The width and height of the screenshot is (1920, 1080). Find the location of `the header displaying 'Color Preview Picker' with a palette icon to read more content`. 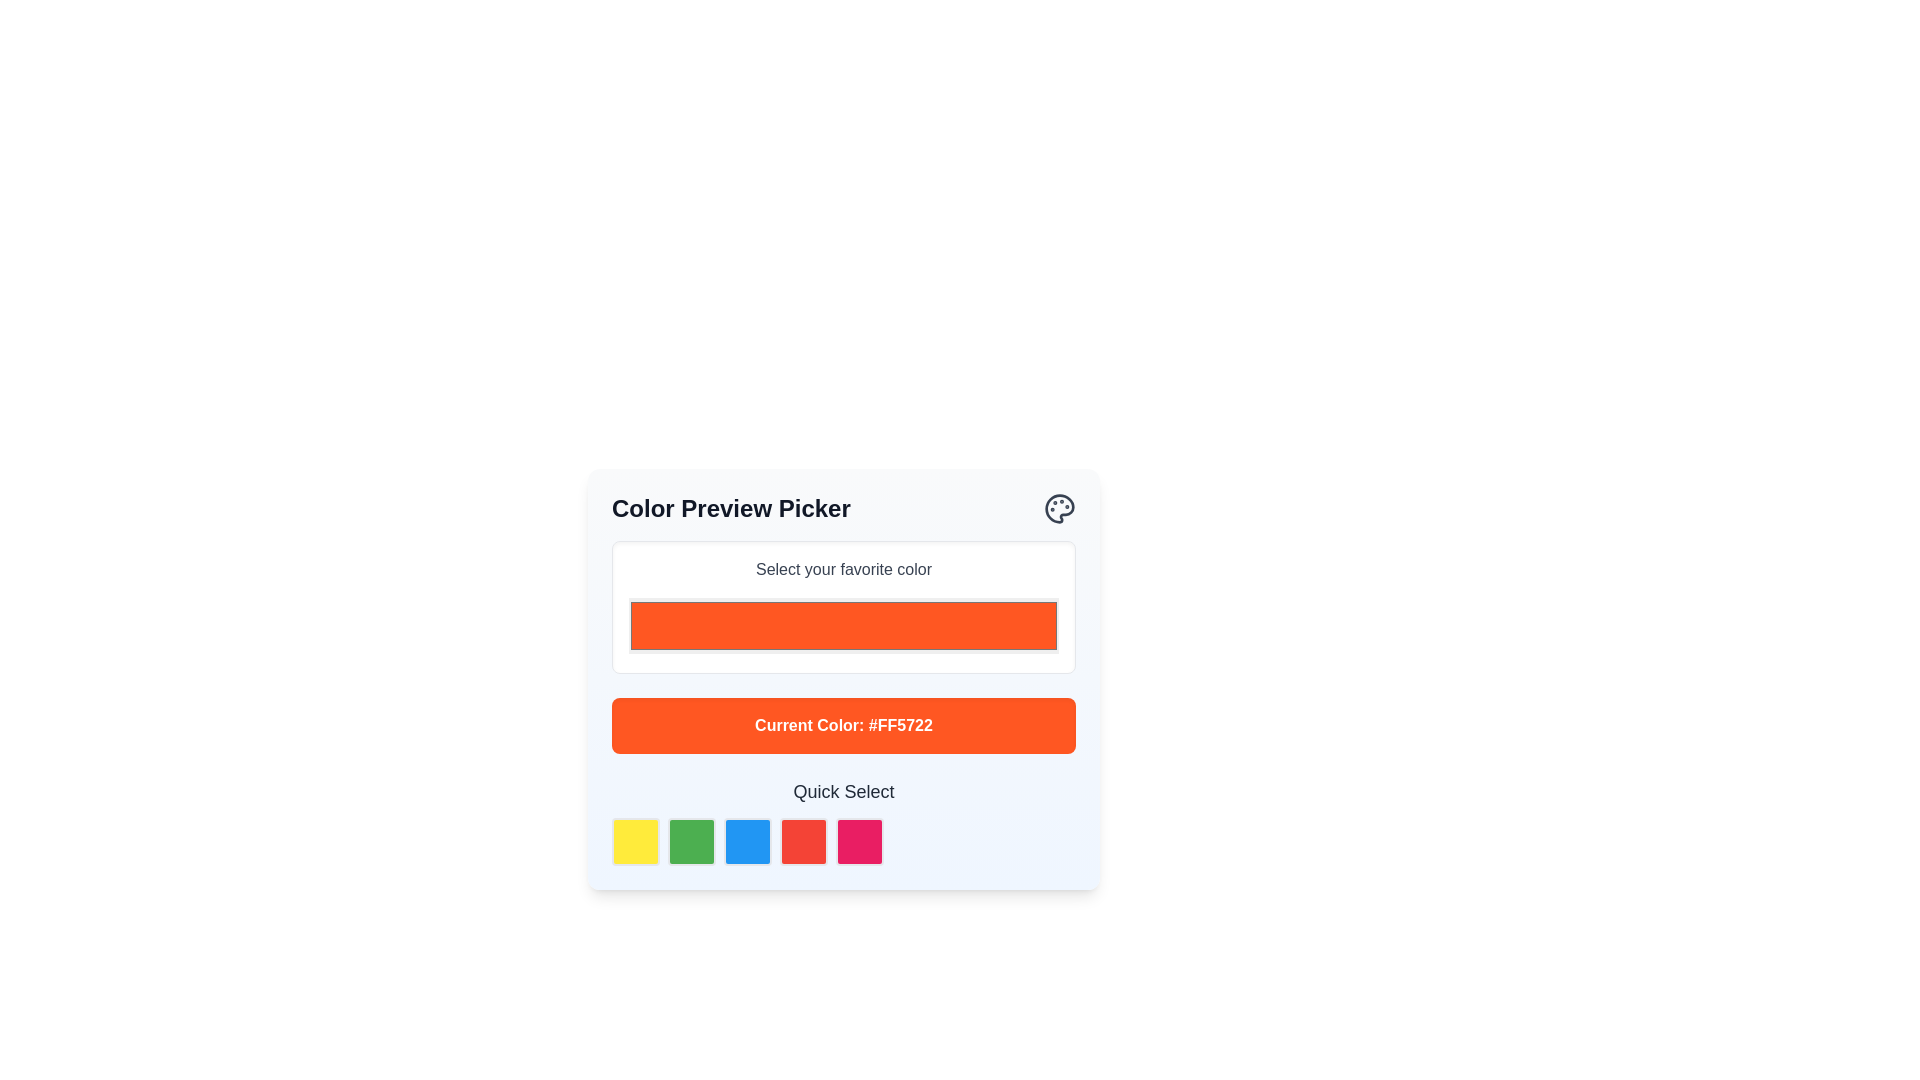

the header displaying 'Color Preview Picker' with a palette icon to read more content is located at coordinates (844, 508).